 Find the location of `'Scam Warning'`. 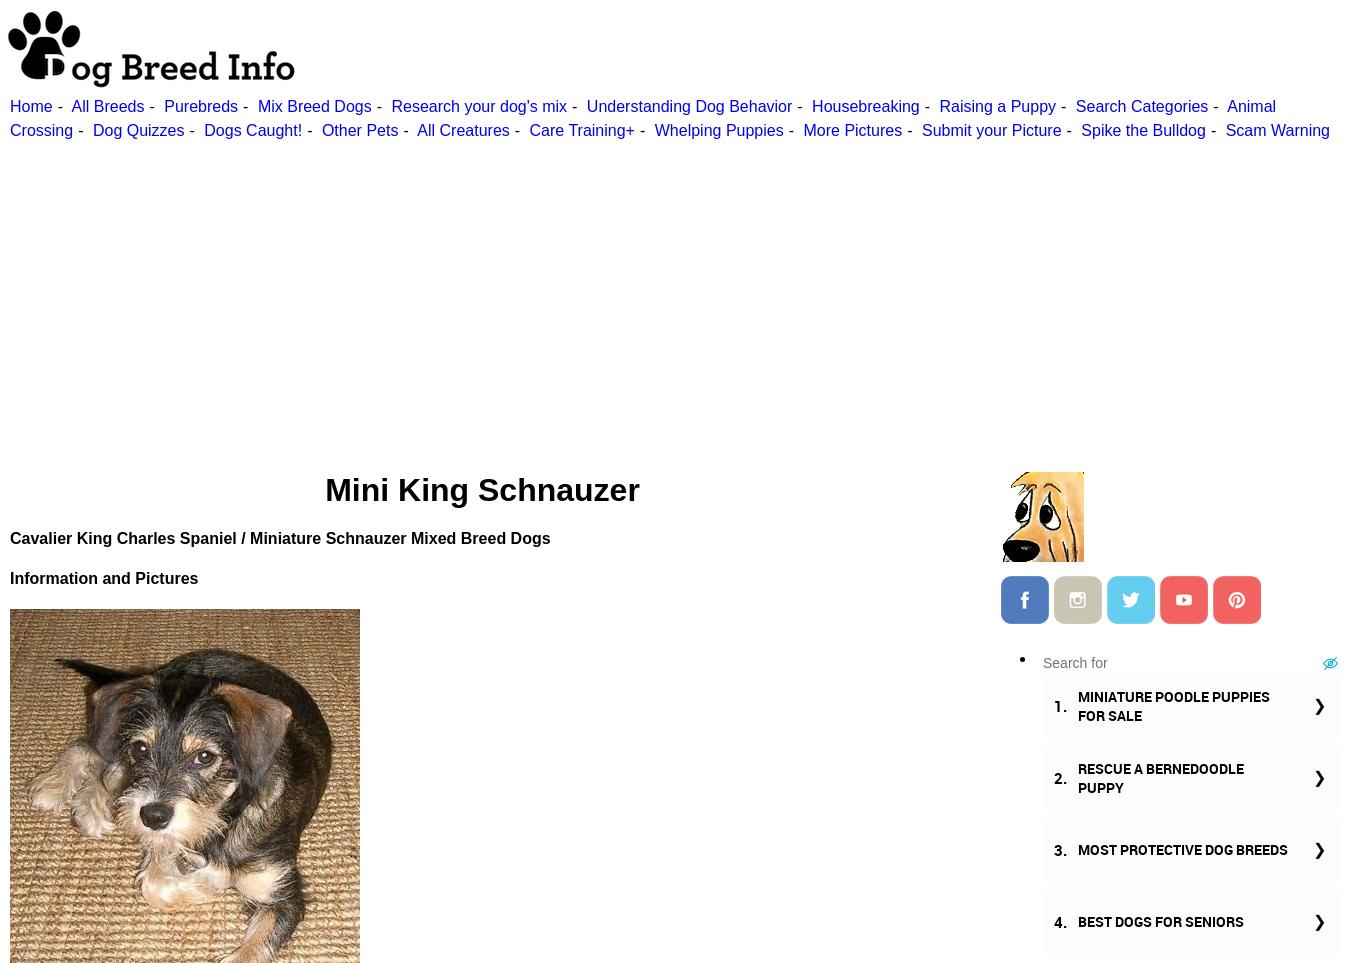

'Scam Warning' is located at coordinates (1277, 129).